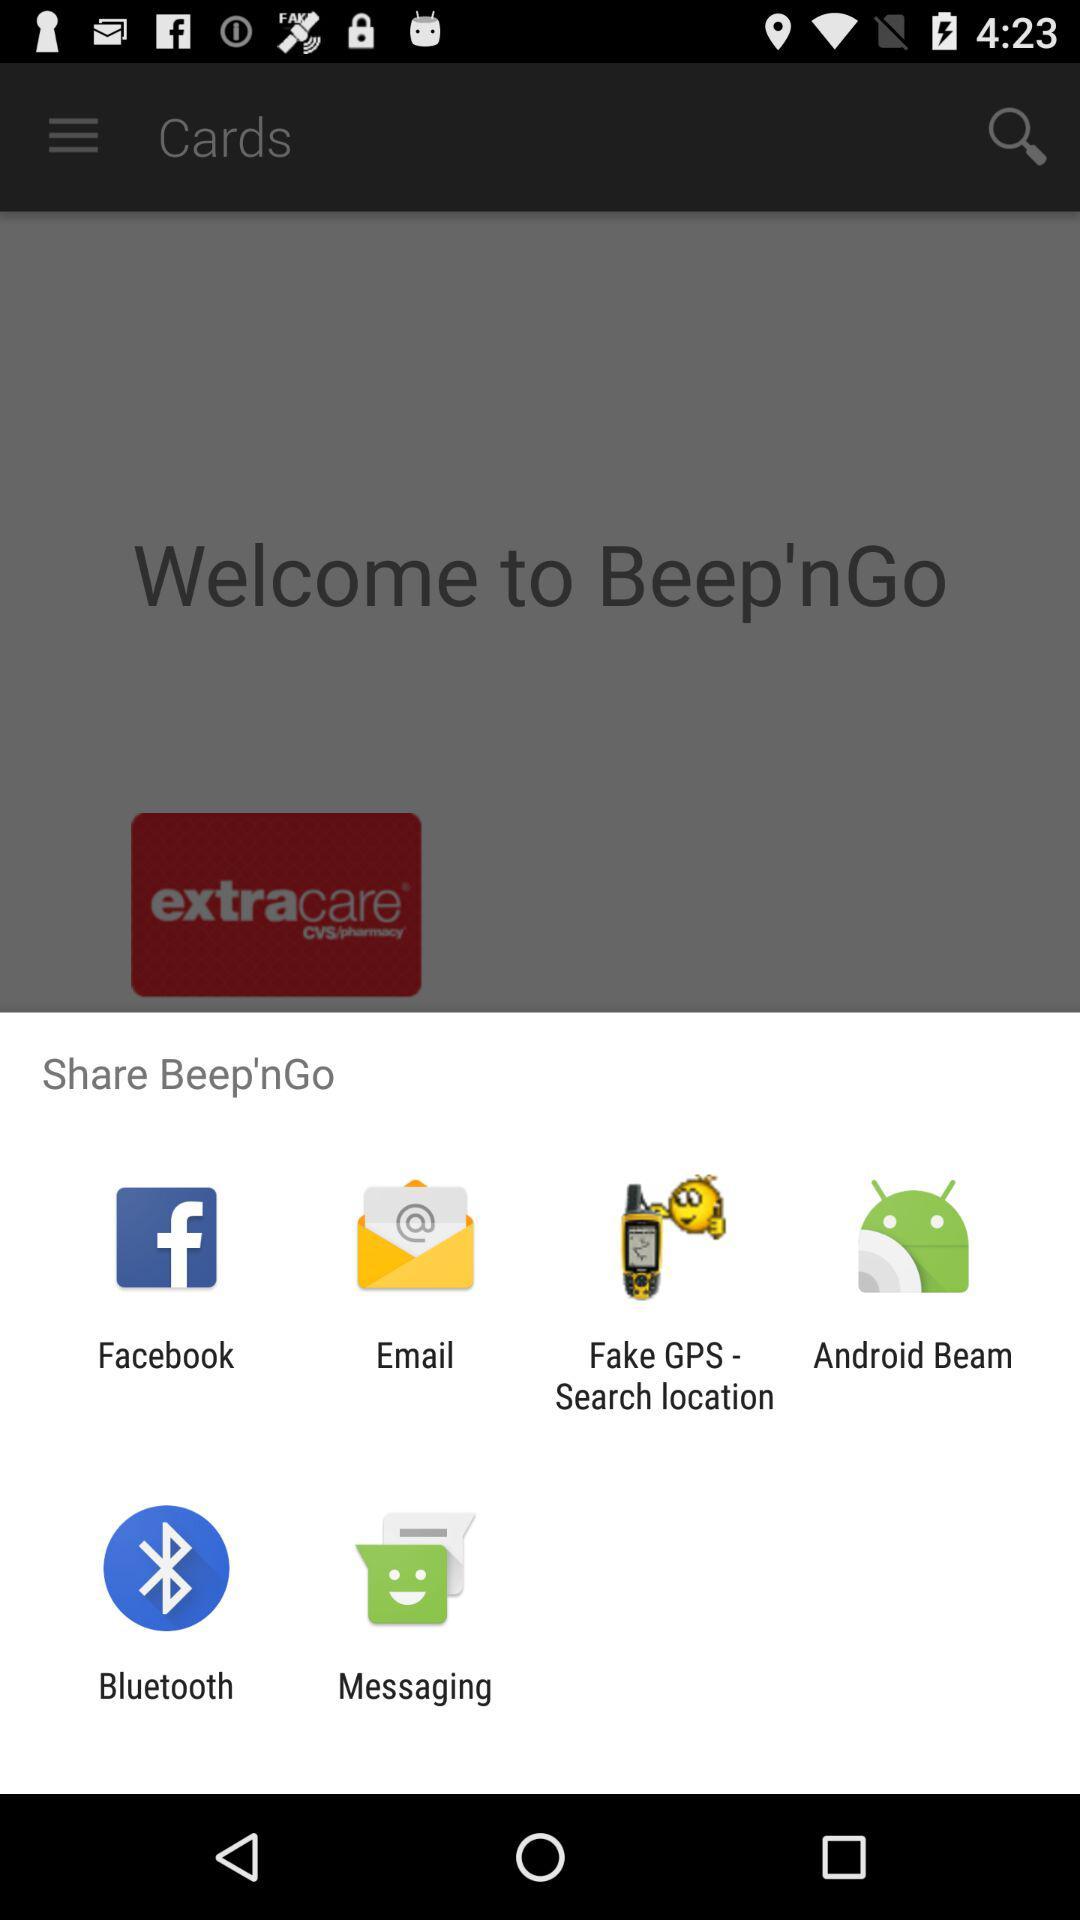 This screenshot has height=1920, width=1080. I want to click on item next to messaging icon, so click(165, 1705).